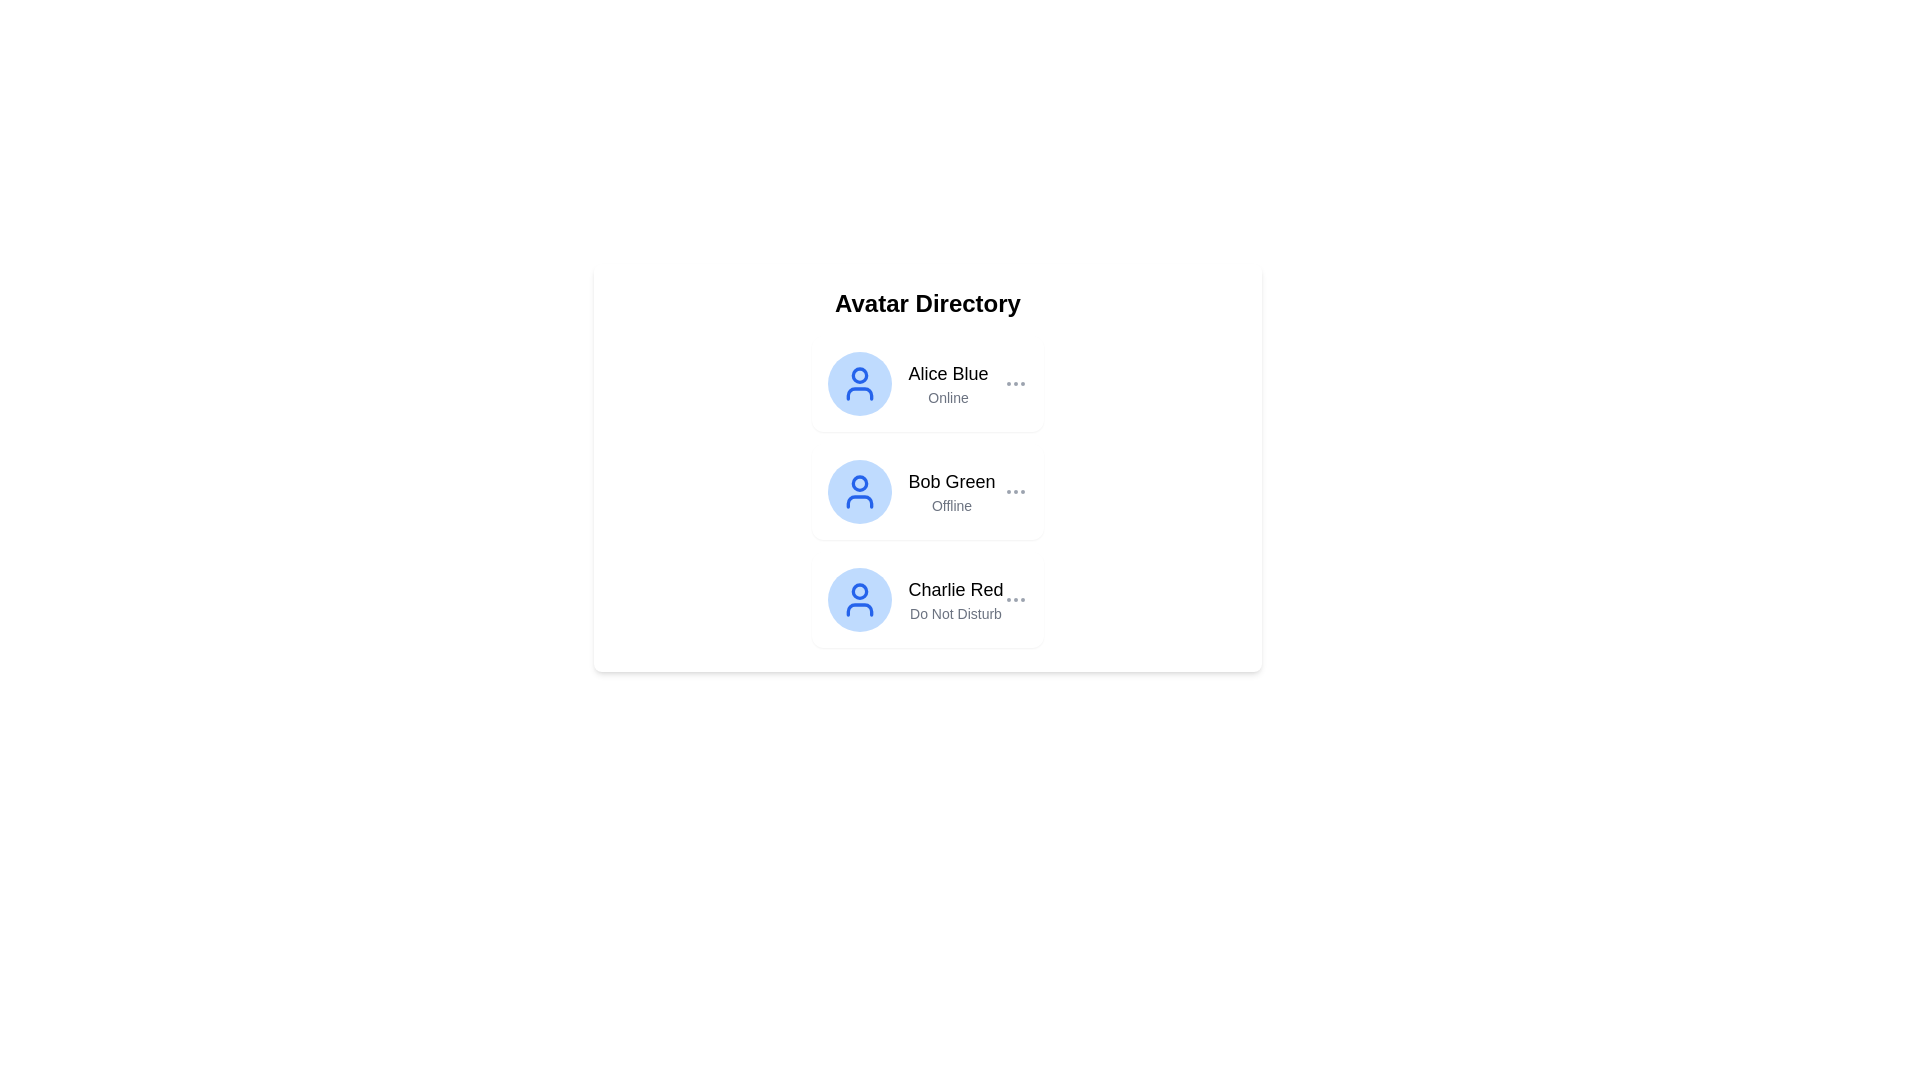  I want to click on the circular Icon subcomponent located in the upper region of the avatar icon SVG, which is the third entry in a vertical list of user entries, so click(860, 590).